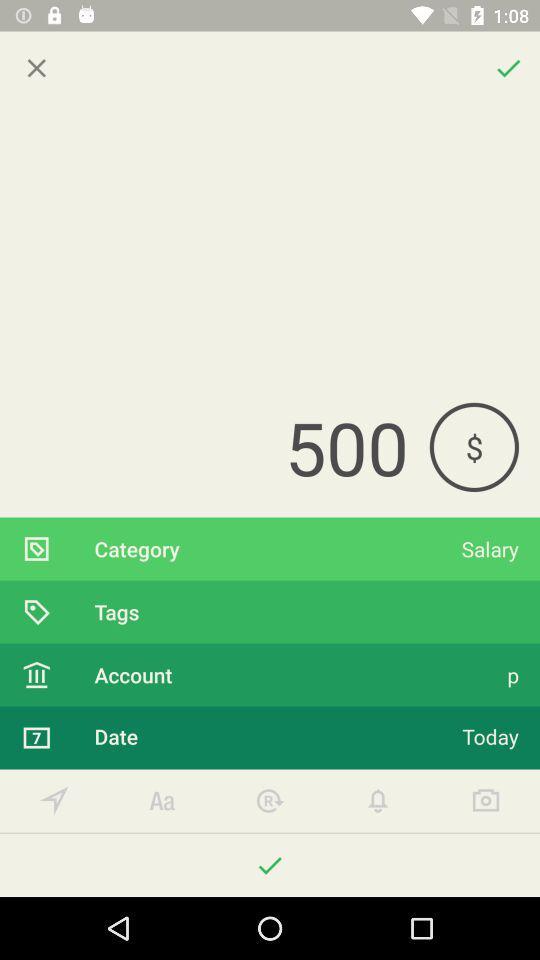 This screenshot has width=540, height=960. Describe the element at coordinates (54, 801) in the screenshot. I see `show location on map` at that location.